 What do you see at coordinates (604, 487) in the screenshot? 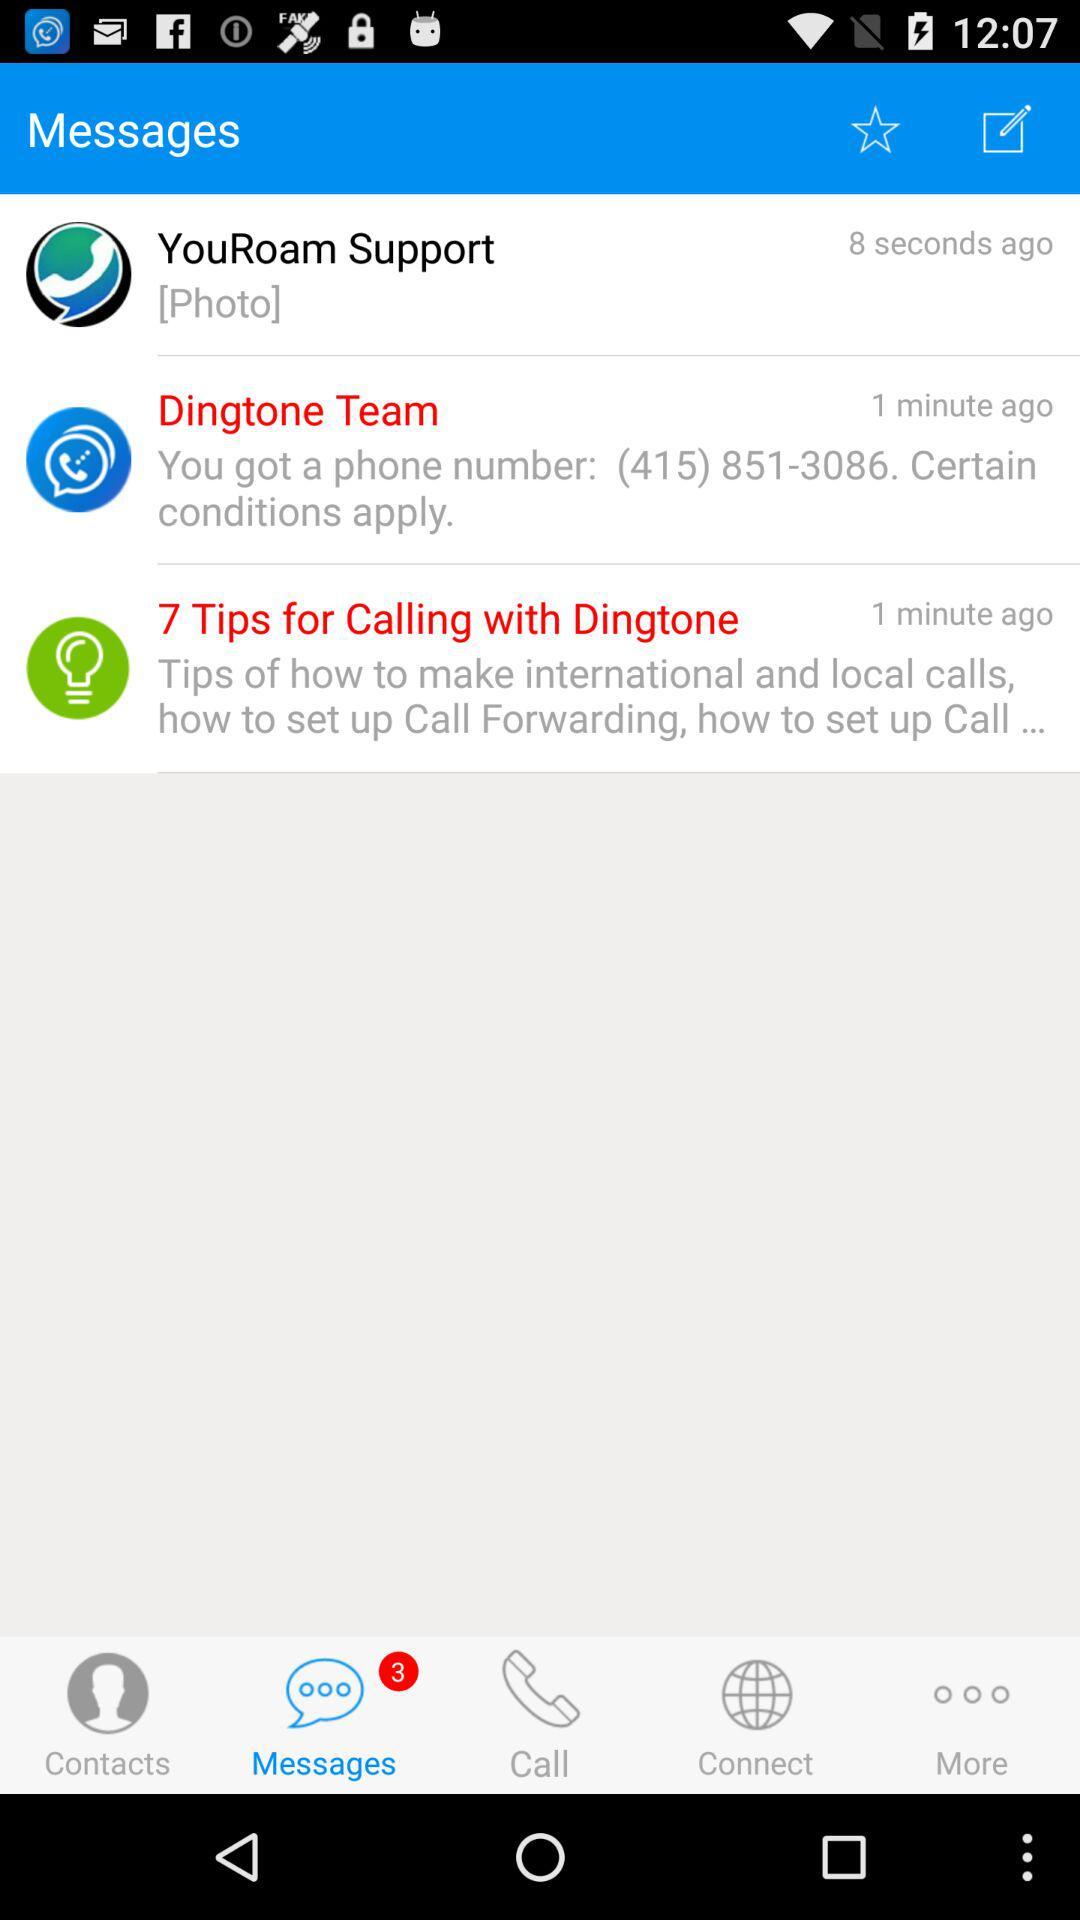
I see `the you got a icon` at bounding box center [604, 487].